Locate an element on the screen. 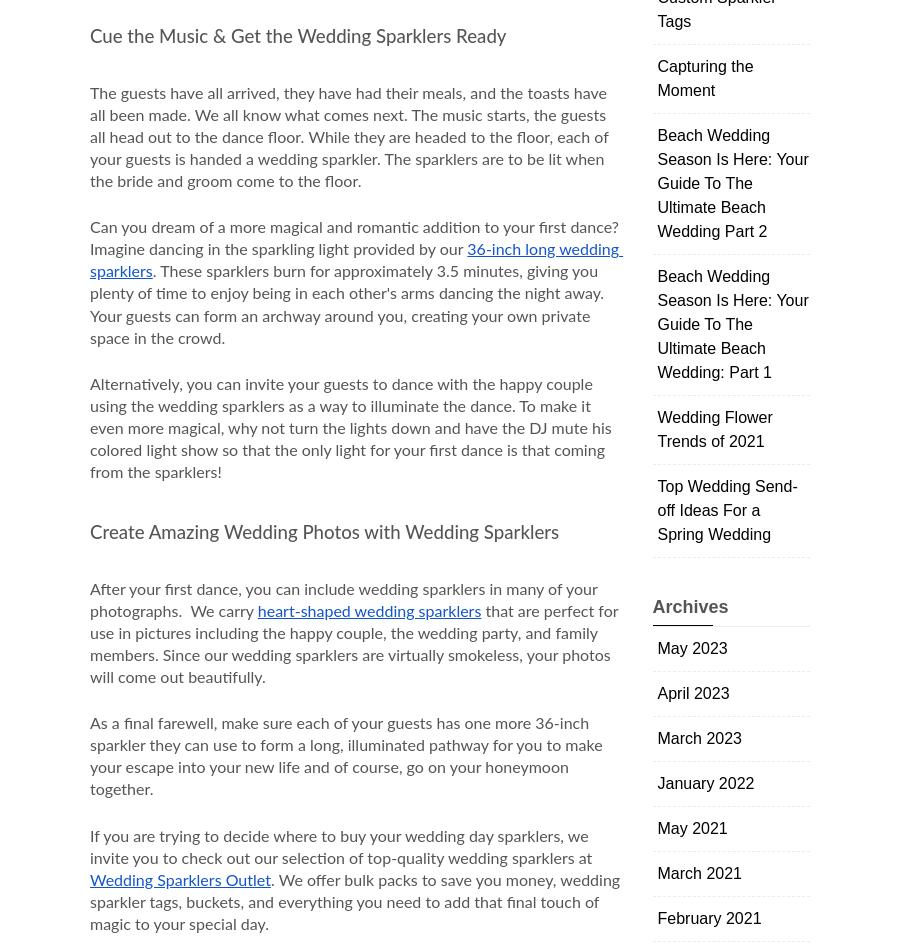  'heart-shaped wedding sparklers' is located at coordinates (256, 609).